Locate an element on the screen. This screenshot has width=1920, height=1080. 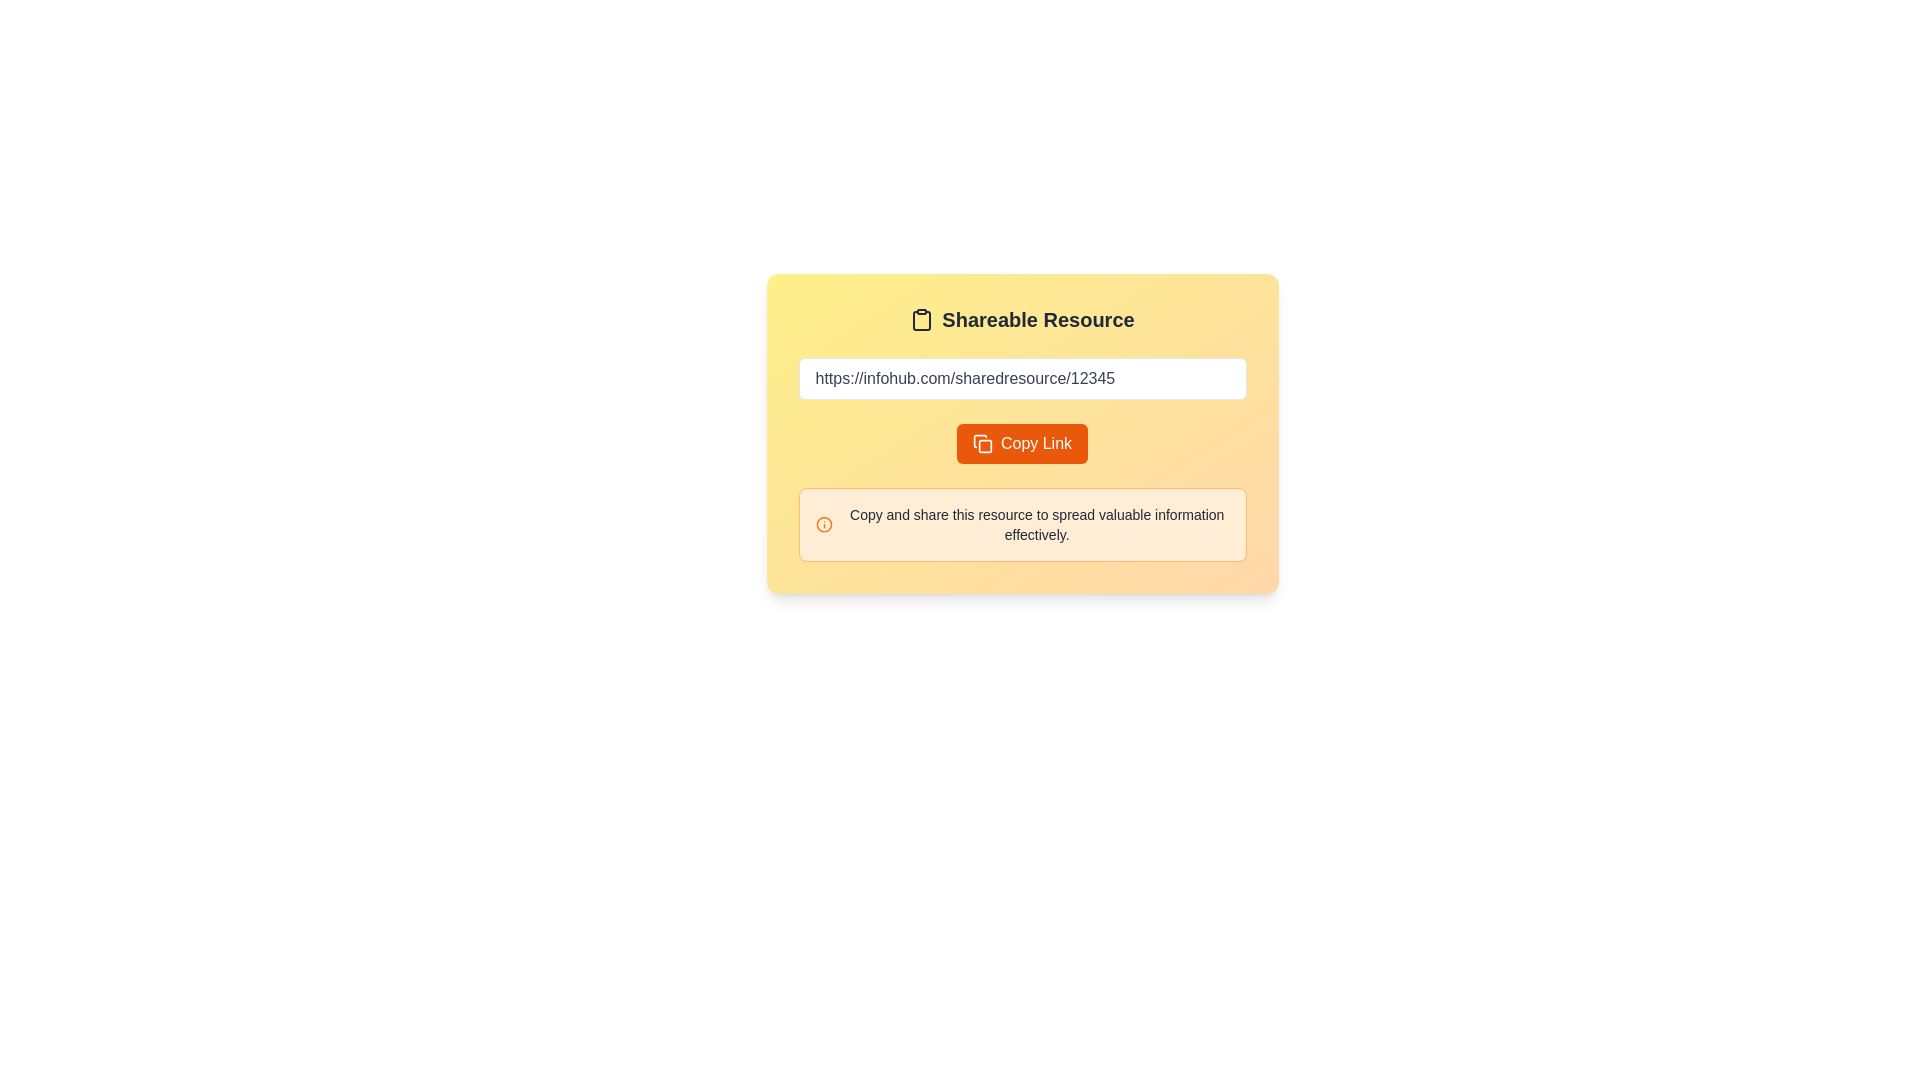
the orange 'Copy Link' button with rounded corners and a clipboard icon to copy the link is located at coordinates (1022, 442).